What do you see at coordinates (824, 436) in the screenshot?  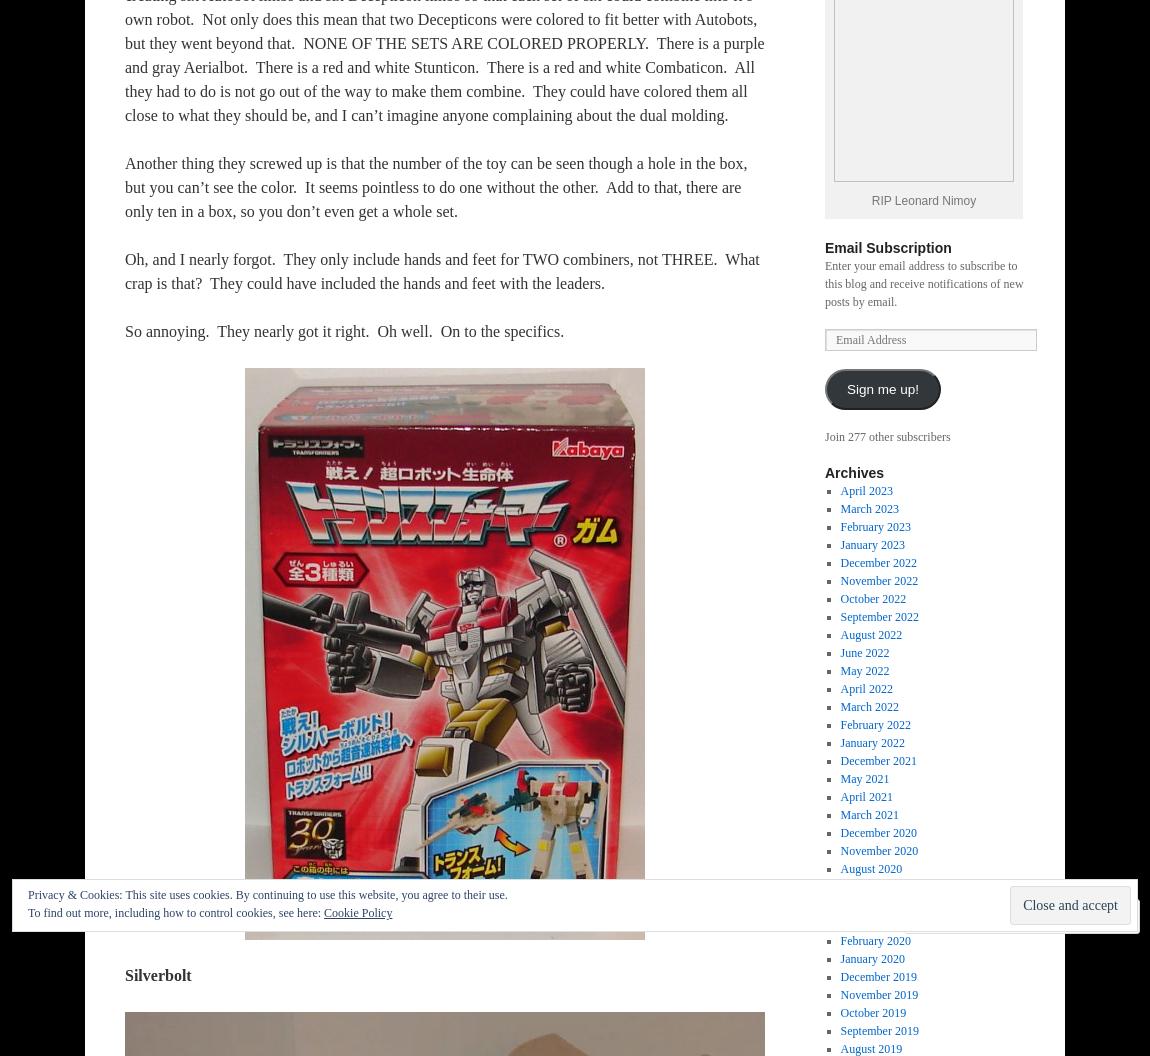 I see `'Join 277 other subscribers'` at bounding box center [824, 436].